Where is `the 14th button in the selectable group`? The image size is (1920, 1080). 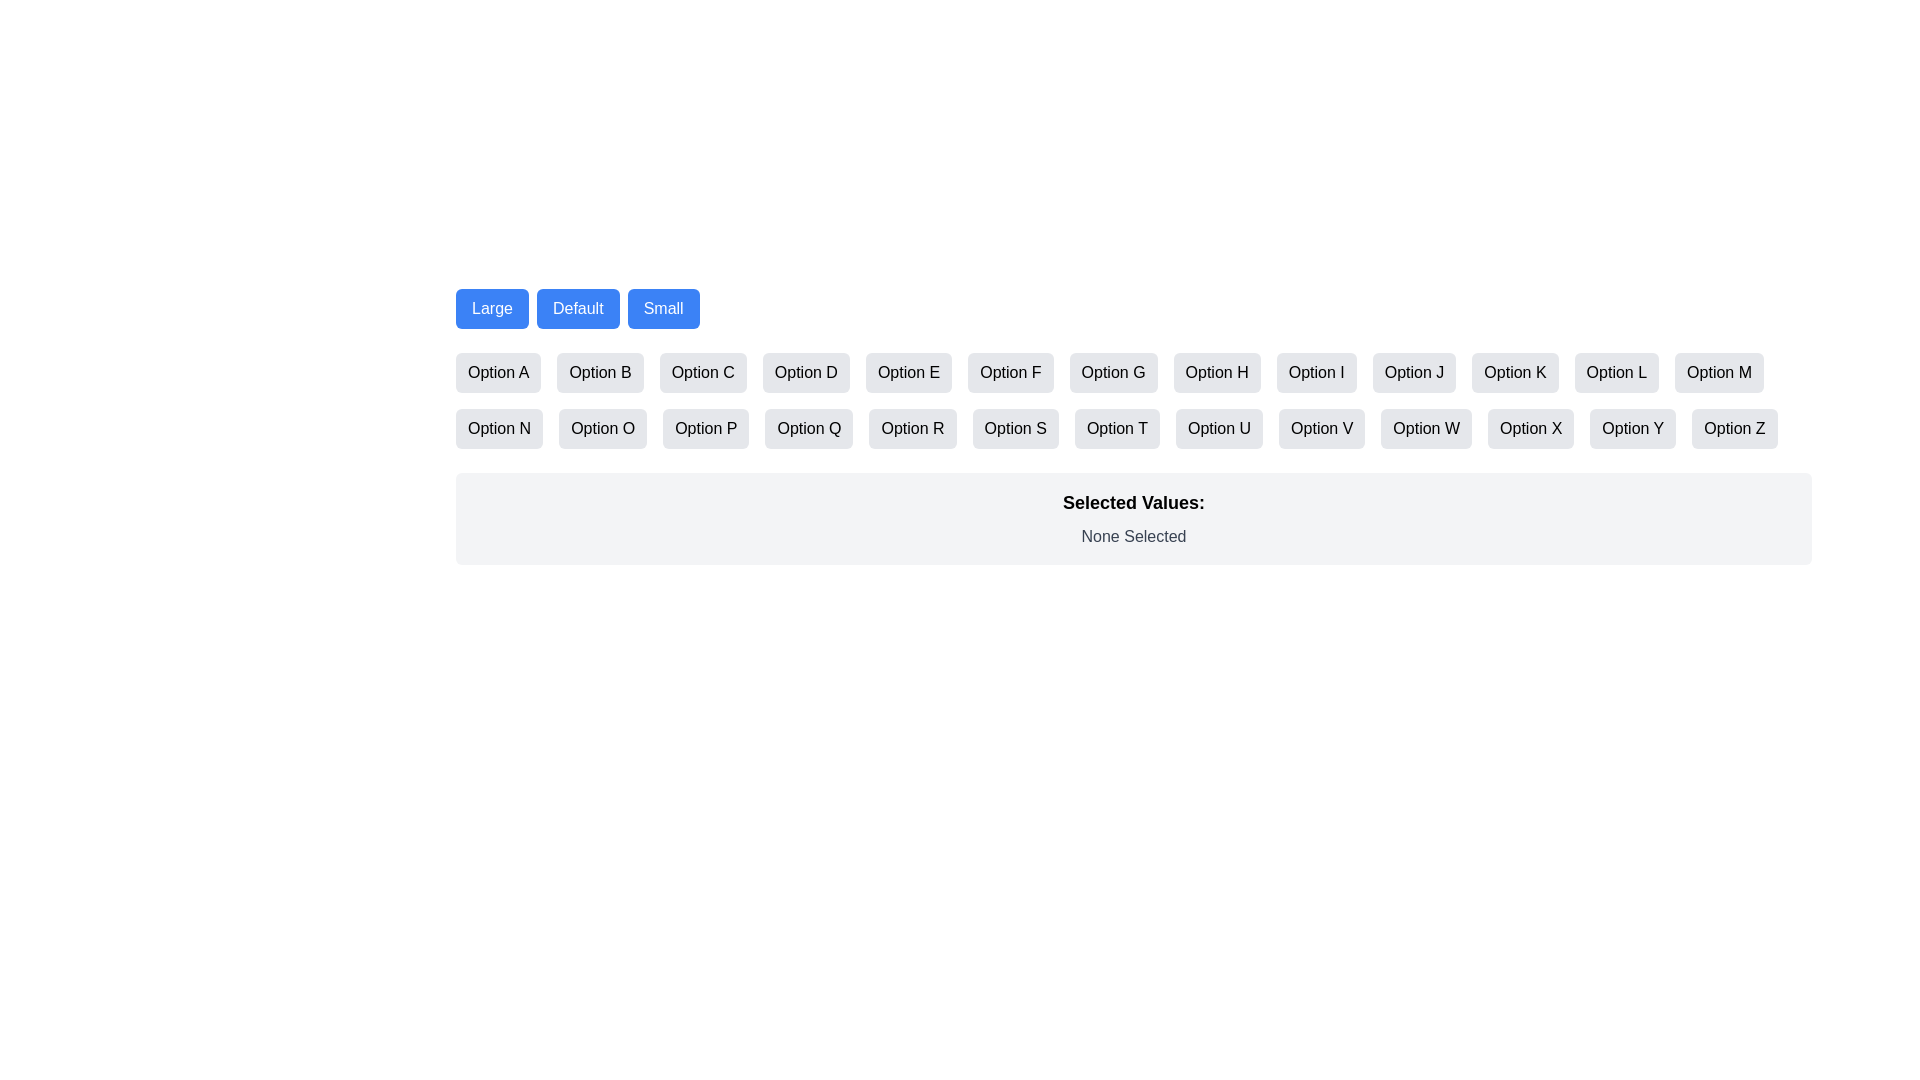 the 14th button in the selectable group is located at coordinates (499, 427).